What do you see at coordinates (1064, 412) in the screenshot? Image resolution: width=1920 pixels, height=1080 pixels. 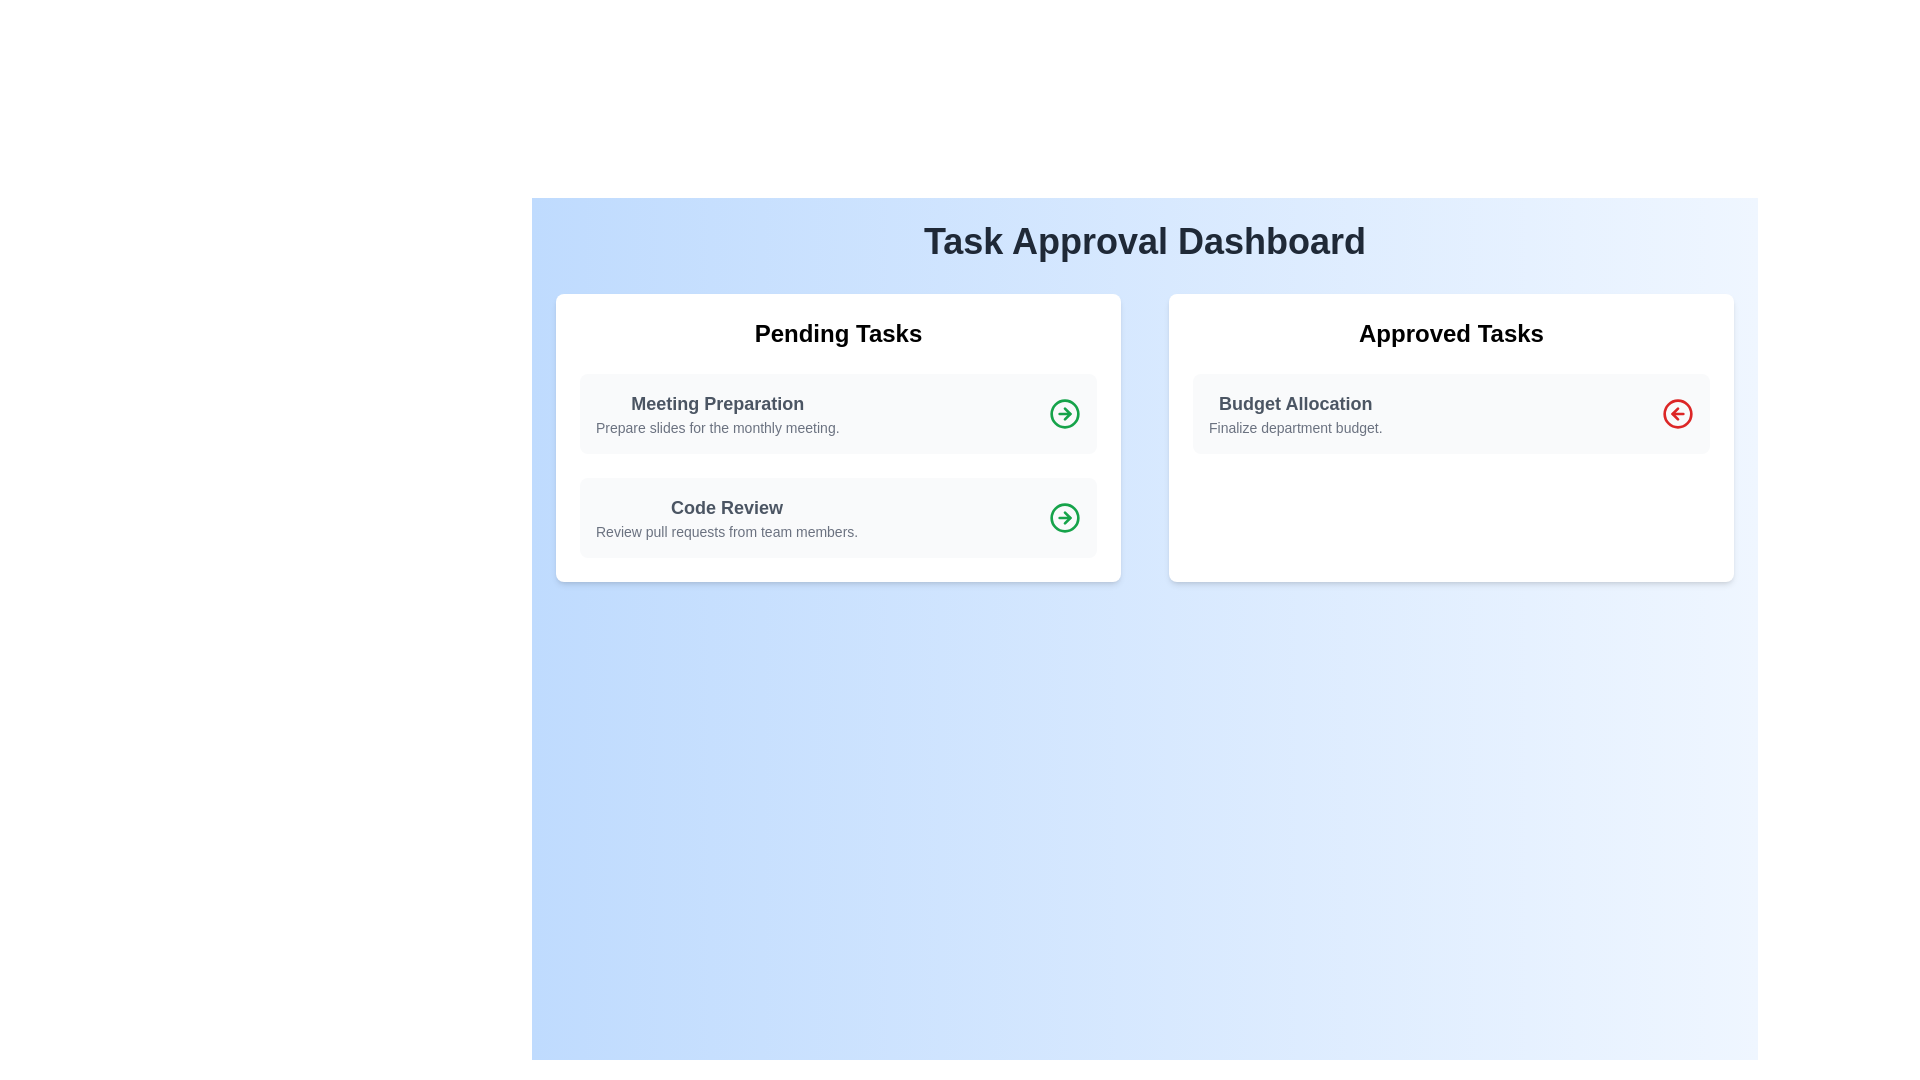 I see `the circular green button with a rightward-pointing arrow, located at the far right side of the 'Meeting Preparation' task in the 'Pending Tasks' section` at bounding box center [1064, 412].